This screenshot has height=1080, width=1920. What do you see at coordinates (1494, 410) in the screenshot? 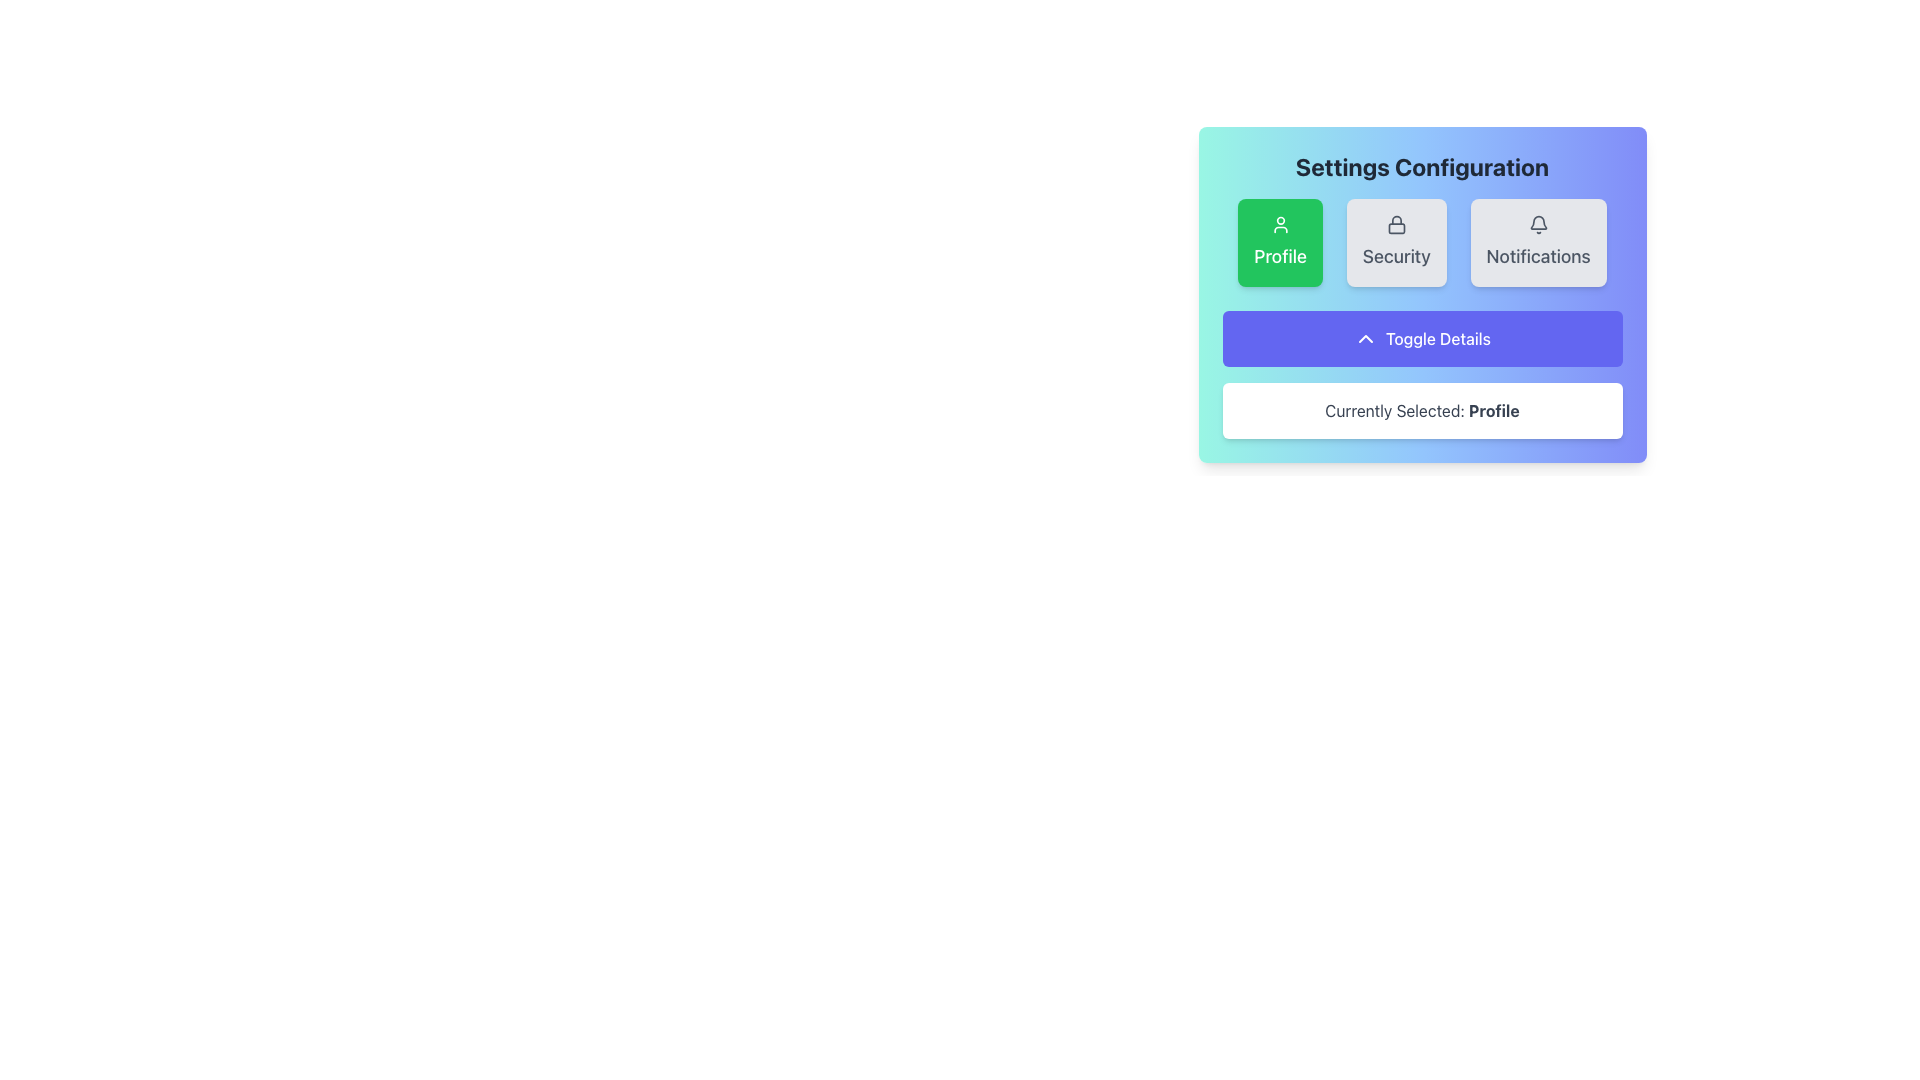
I see `the static text label 'Profile' which is styled in dark gray and located within a white background area, immediately after the phrase 'Currently Selected:' and below the blue button labeled 'Toggle Details'` at bounding box center [1494, 410].